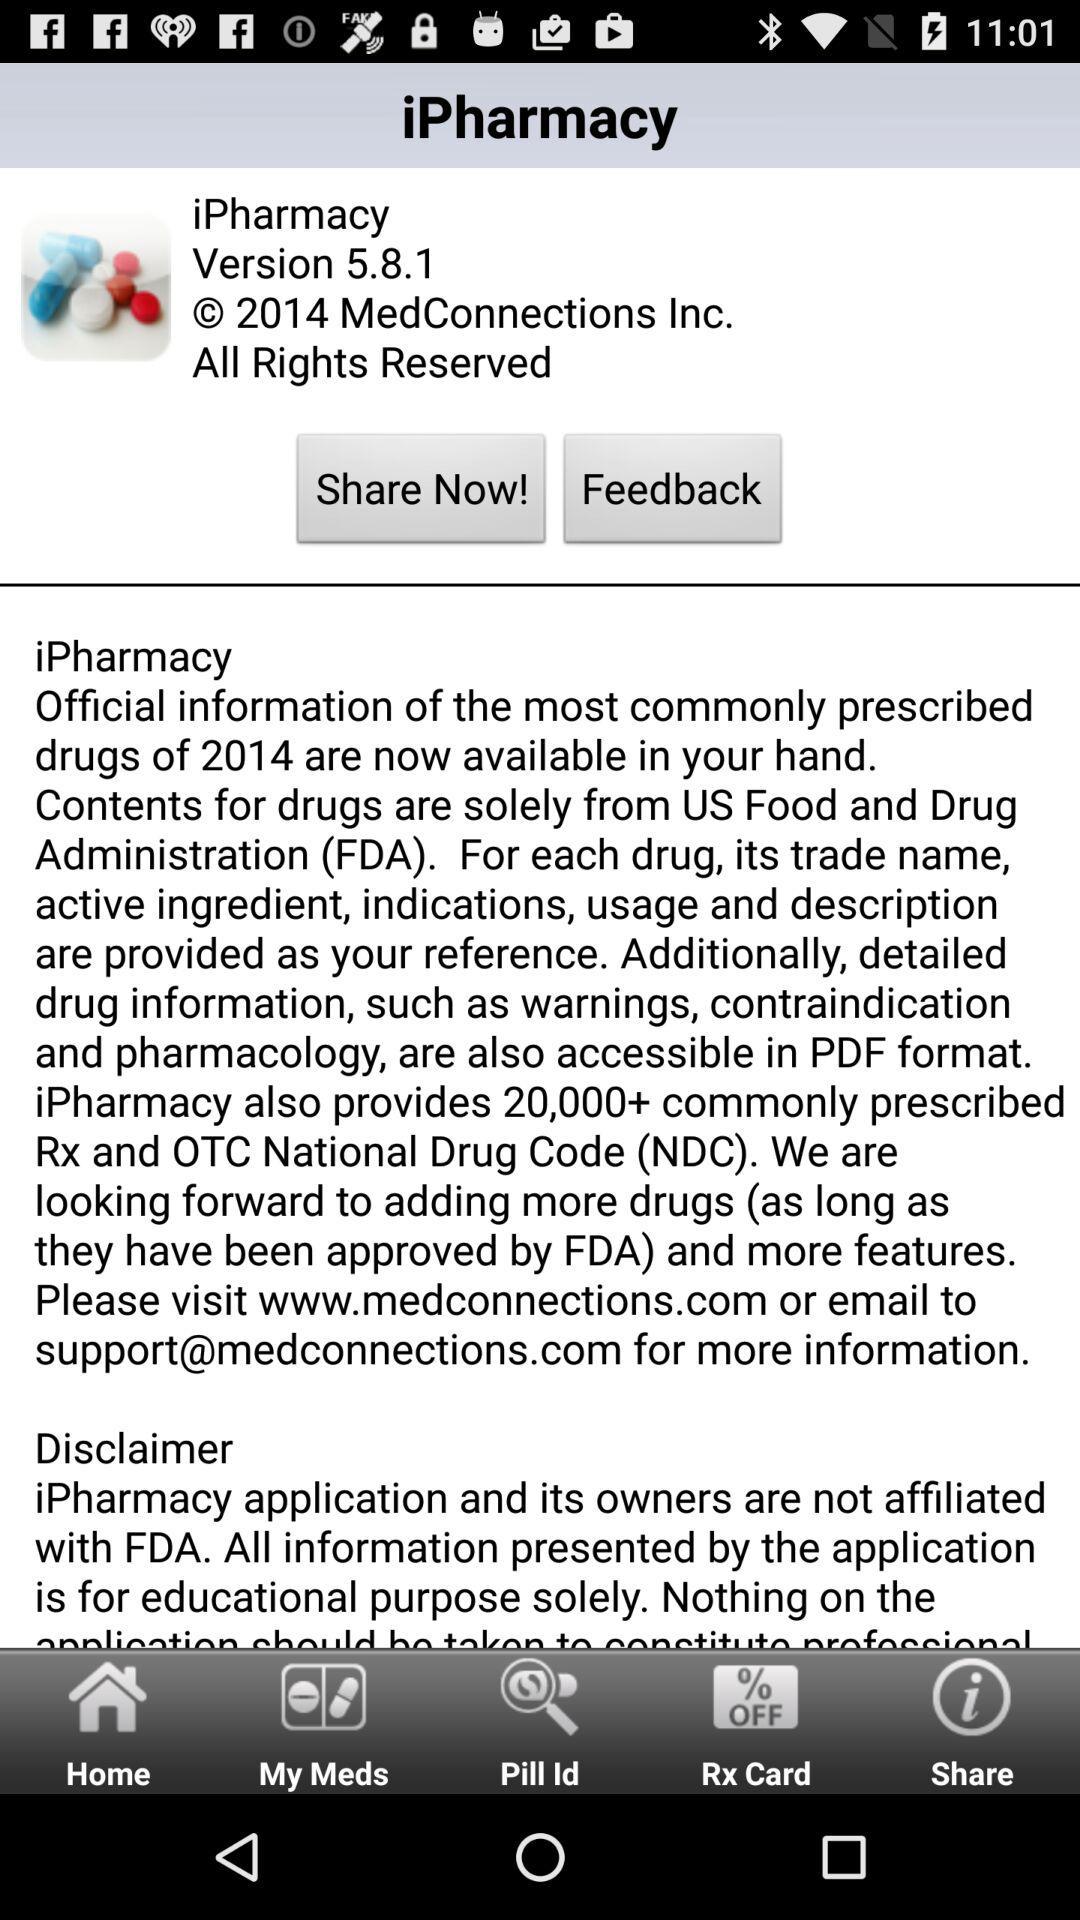  I want to click on the icon to the right of my meds item, so click(540, 1719).